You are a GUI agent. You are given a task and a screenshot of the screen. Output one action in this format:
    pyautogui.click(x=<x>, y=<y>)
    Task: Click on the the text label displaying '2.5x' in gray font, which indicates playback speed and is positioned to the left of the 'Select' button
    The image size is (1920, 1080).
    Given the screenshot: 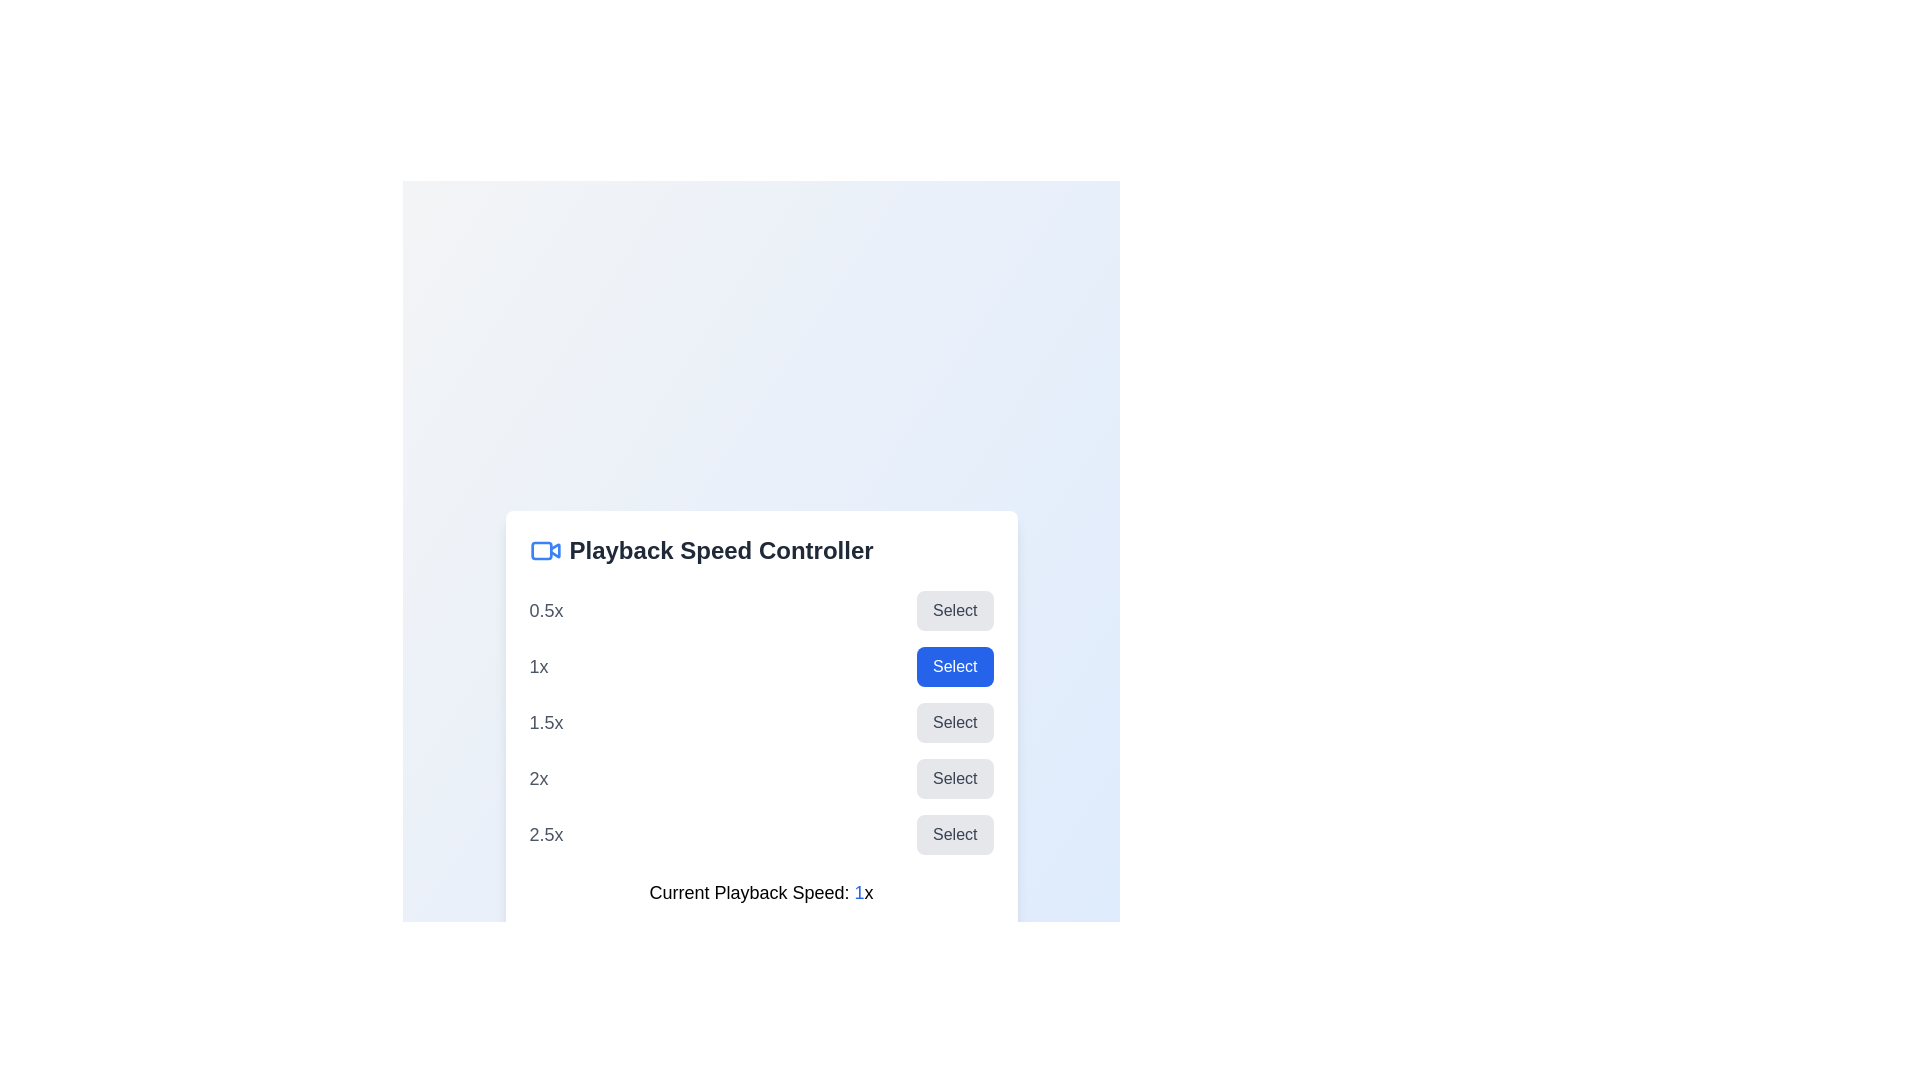 What is the action you would take?
    pyautogui.click(x=546, y=834)
    